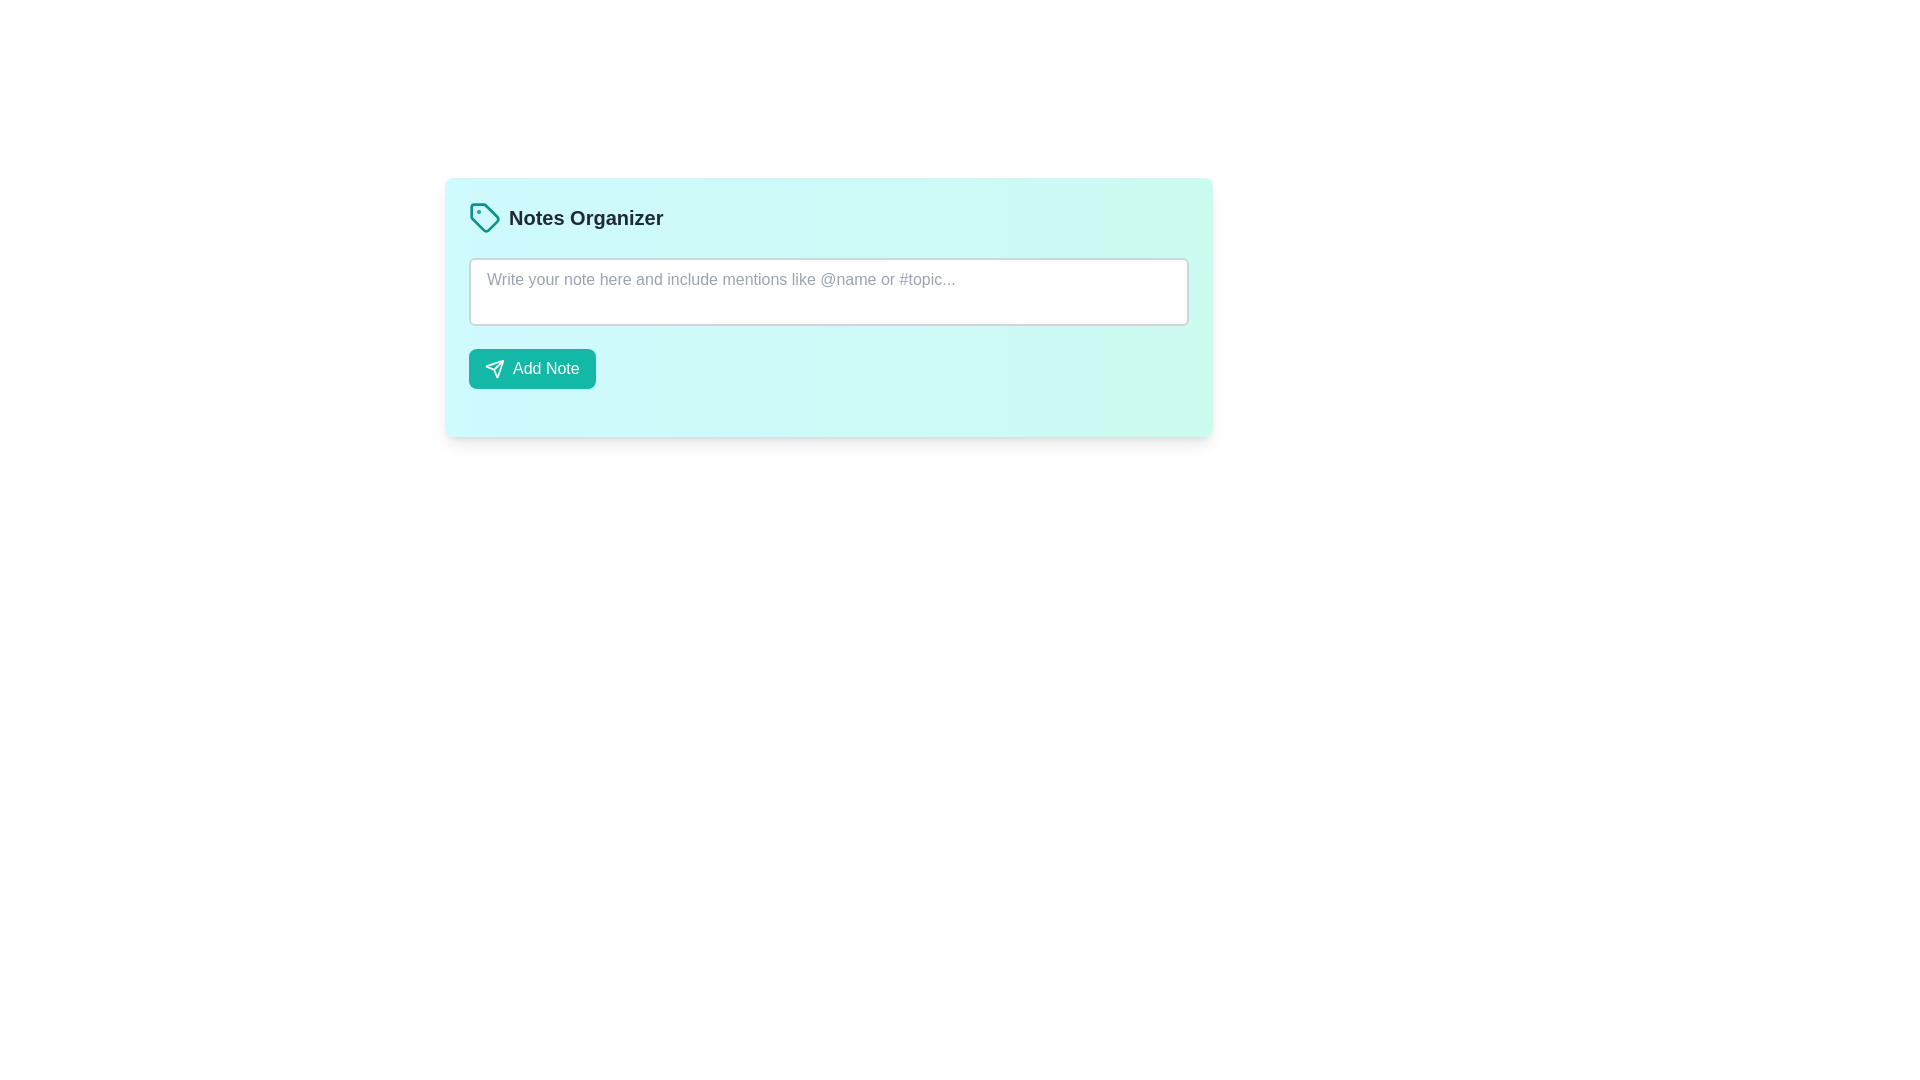  I want to click on the teal vector graphic tag icon located, so click(484, 218).